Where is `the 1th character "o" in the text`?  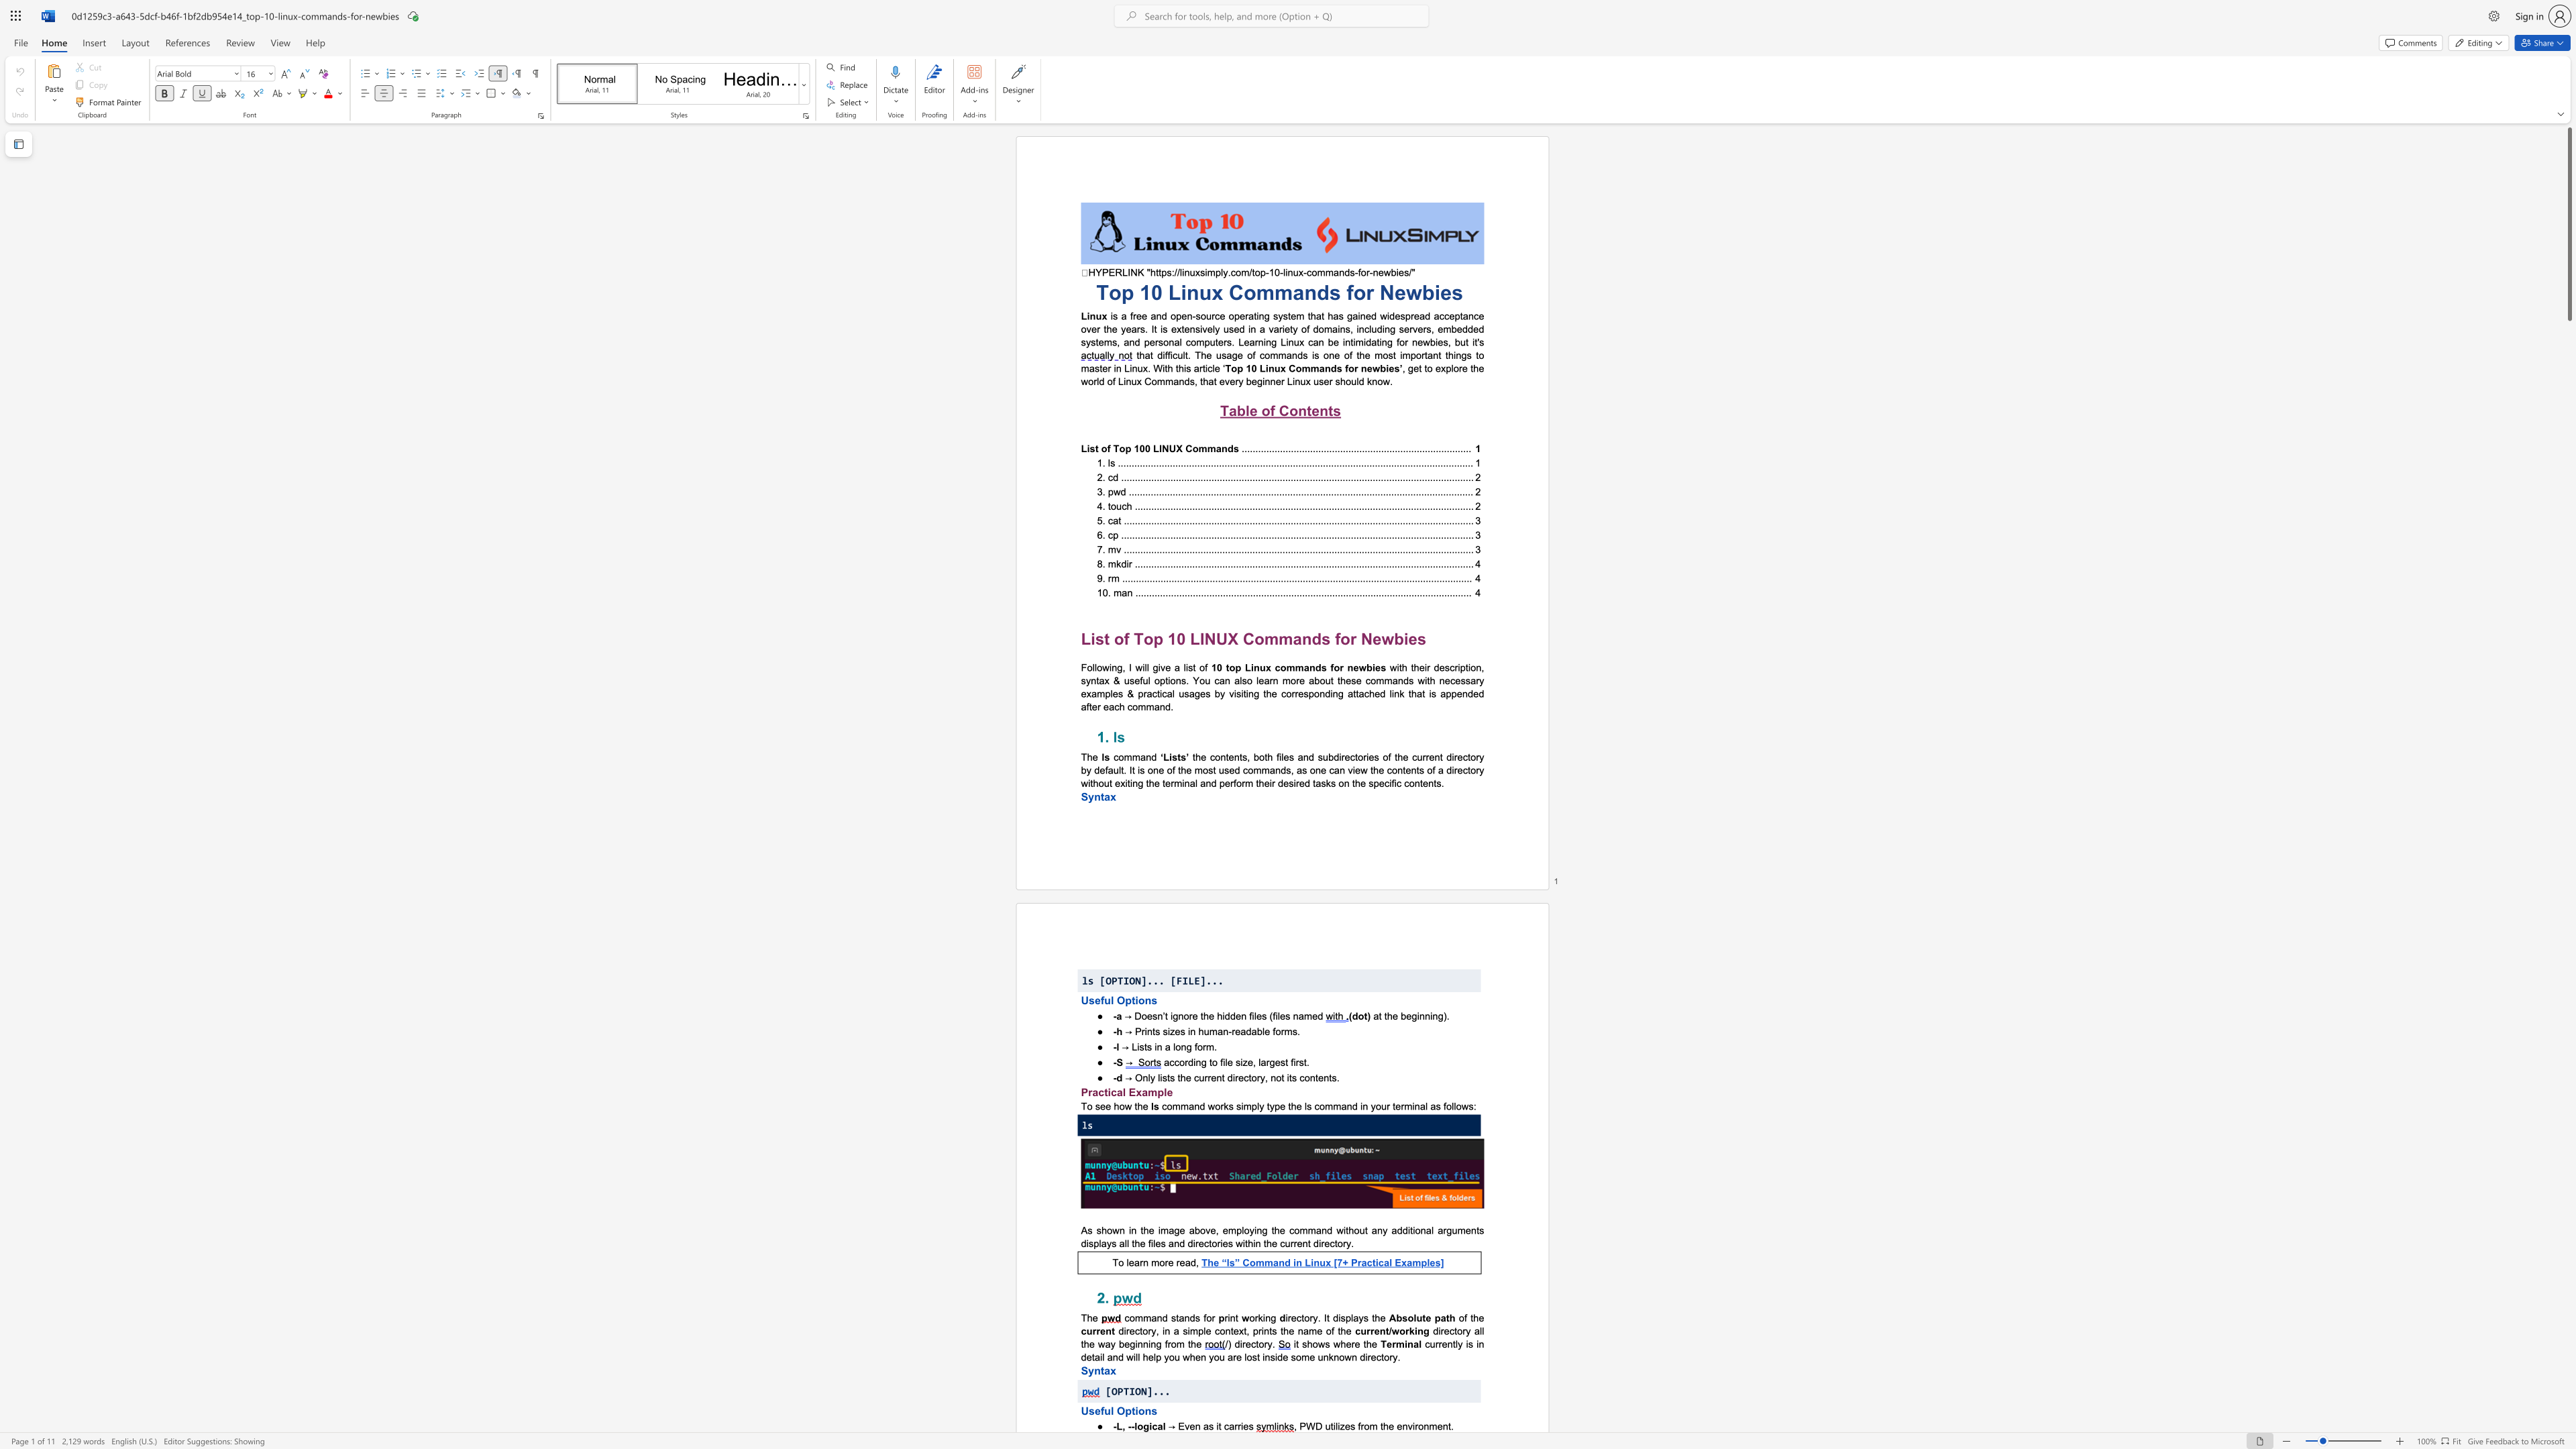
the 1th character "o" in the text is located at coordinates (1119, 637).